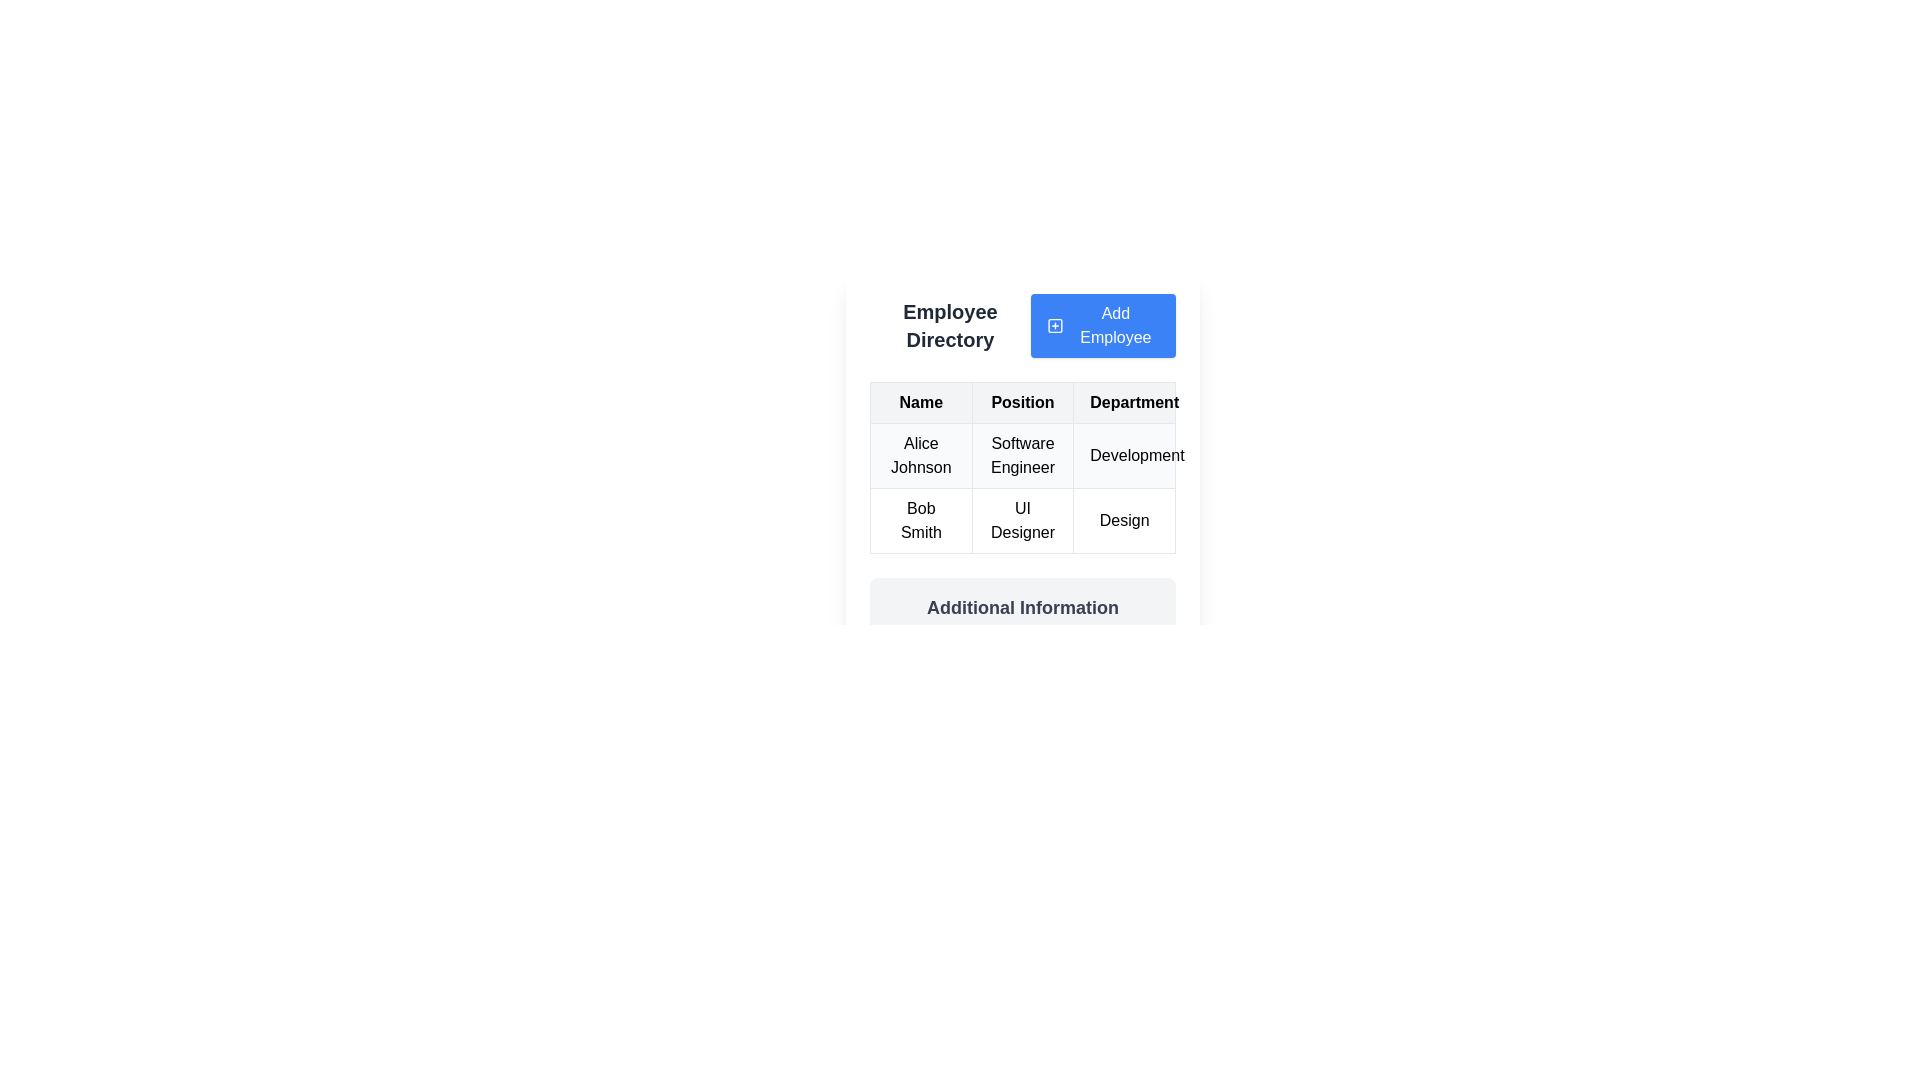 The height and width of the screenshot is (1080, 1920). I want to click on the bright blue 'Add Employee' button with white text and a plus icon, so click(1102, 325).